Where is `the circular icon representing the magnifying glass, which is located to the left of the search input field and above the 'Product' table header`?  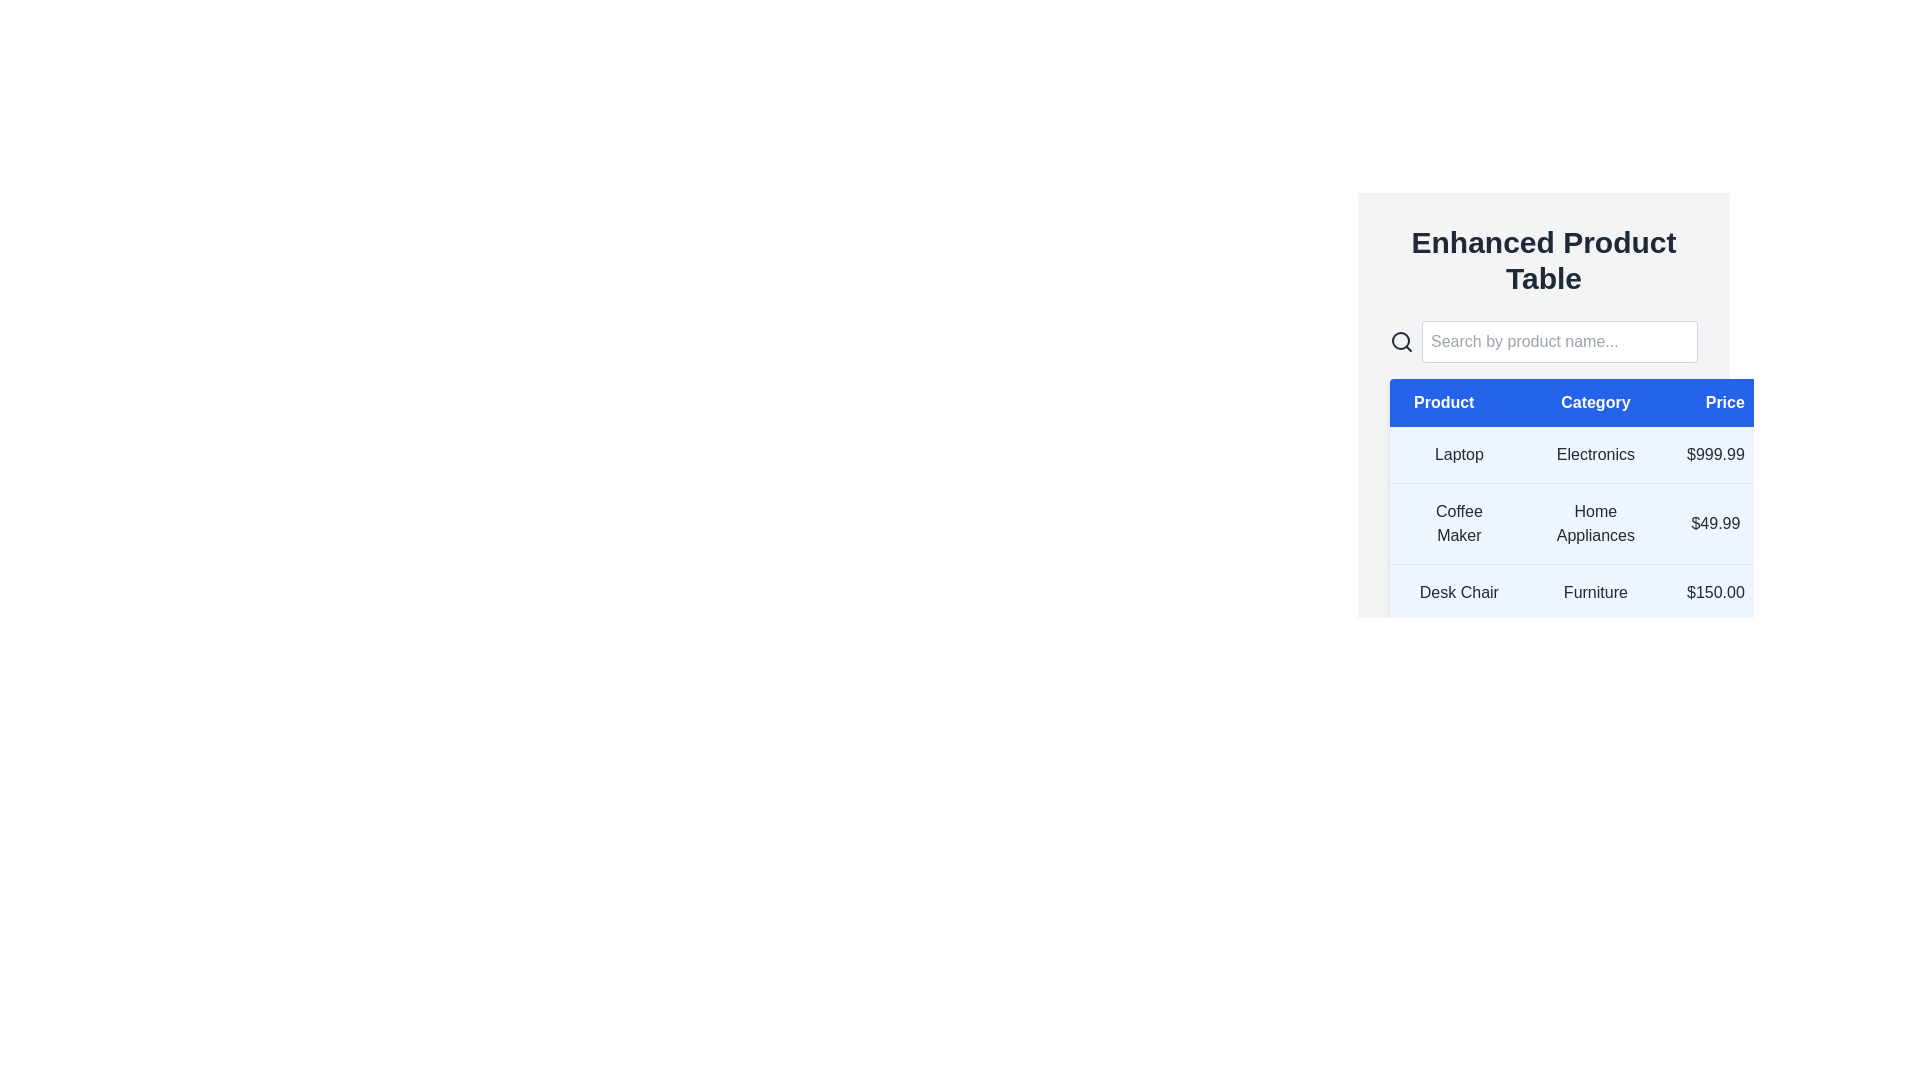
the circular icon representing the magnifying glass, which is located to the left of the search input field and above the 'Product' table header is located at coordinates (1400, 339).